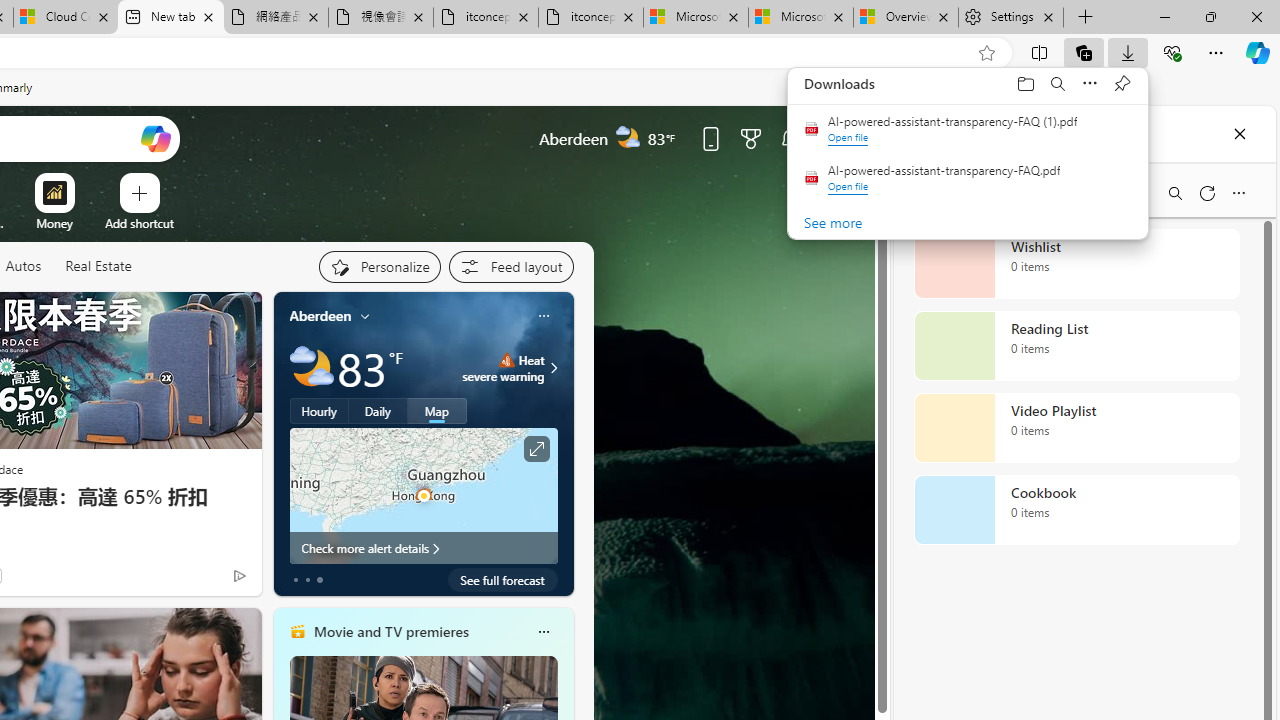 This screenshot has height=720, width=1280. What do you see at coordinates (23, 265) in the screenshot?
I see `'Autos'` at bounding box center [23, 265].